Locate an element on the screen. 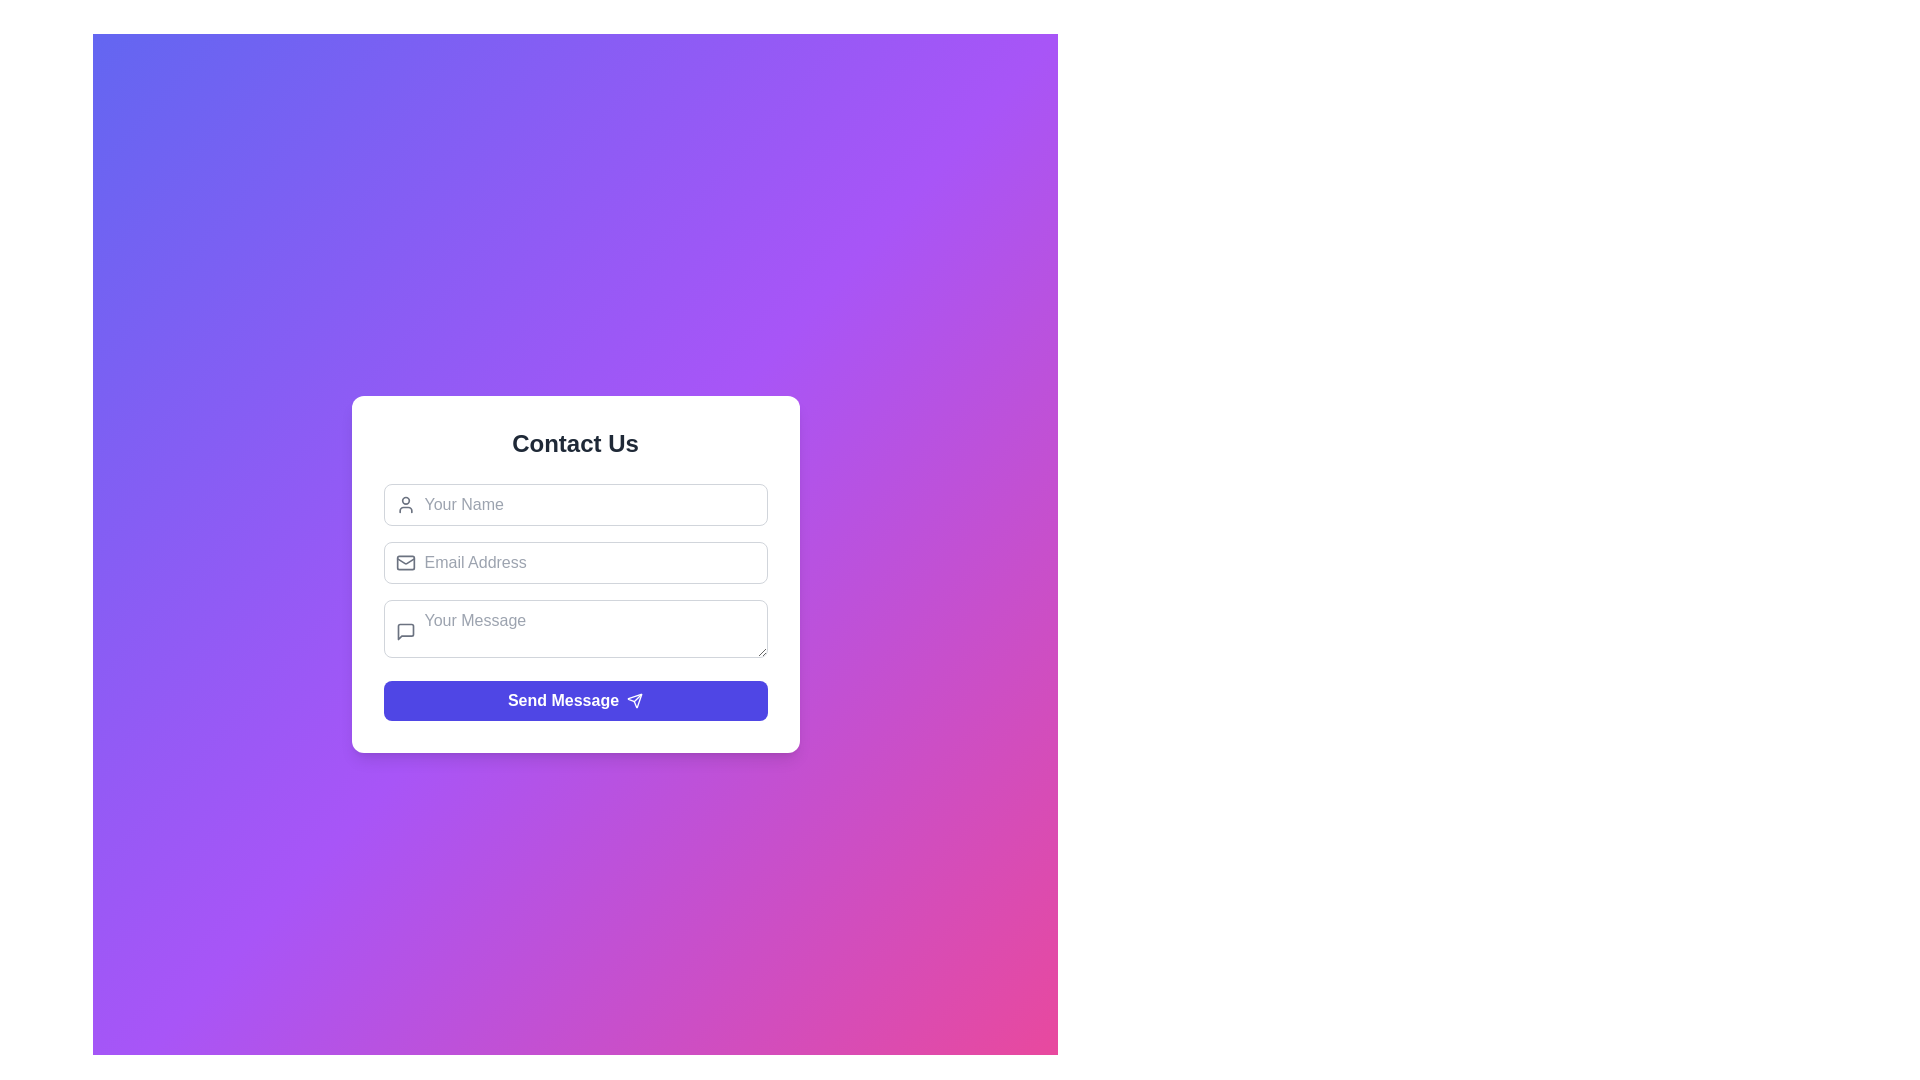 This screenshot has width=1920, height=1080. the gray chat bubble icon located to the left of the 'Your Message' text input field in the contact form interface is located at coordinates (404, 632).